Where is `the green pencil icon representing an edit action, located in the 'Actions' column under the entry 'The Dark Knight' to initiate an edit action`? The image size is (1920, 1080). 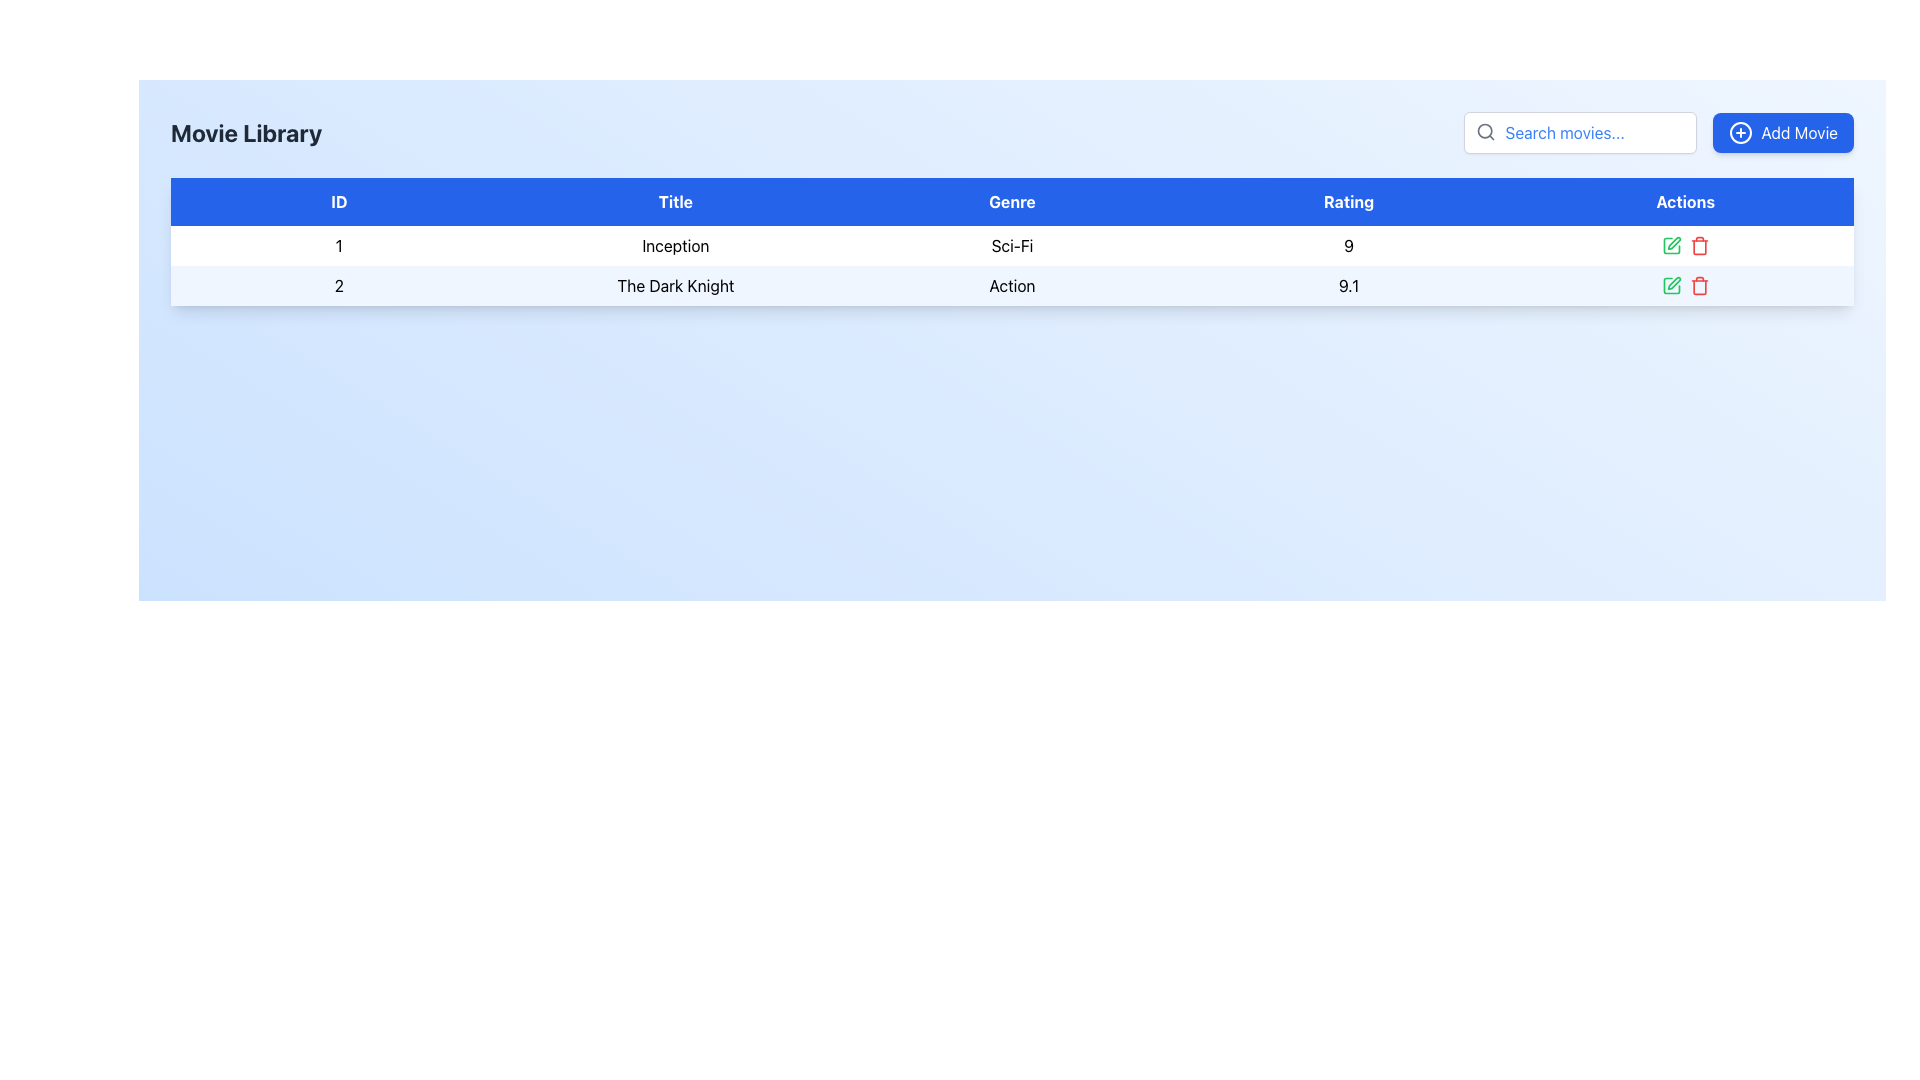 the green pencil icon representing an edit action, located in the 'Actions' column under the entry 'The Dark Knight' to initiate an edit action is located at coordinates (1671, 245).